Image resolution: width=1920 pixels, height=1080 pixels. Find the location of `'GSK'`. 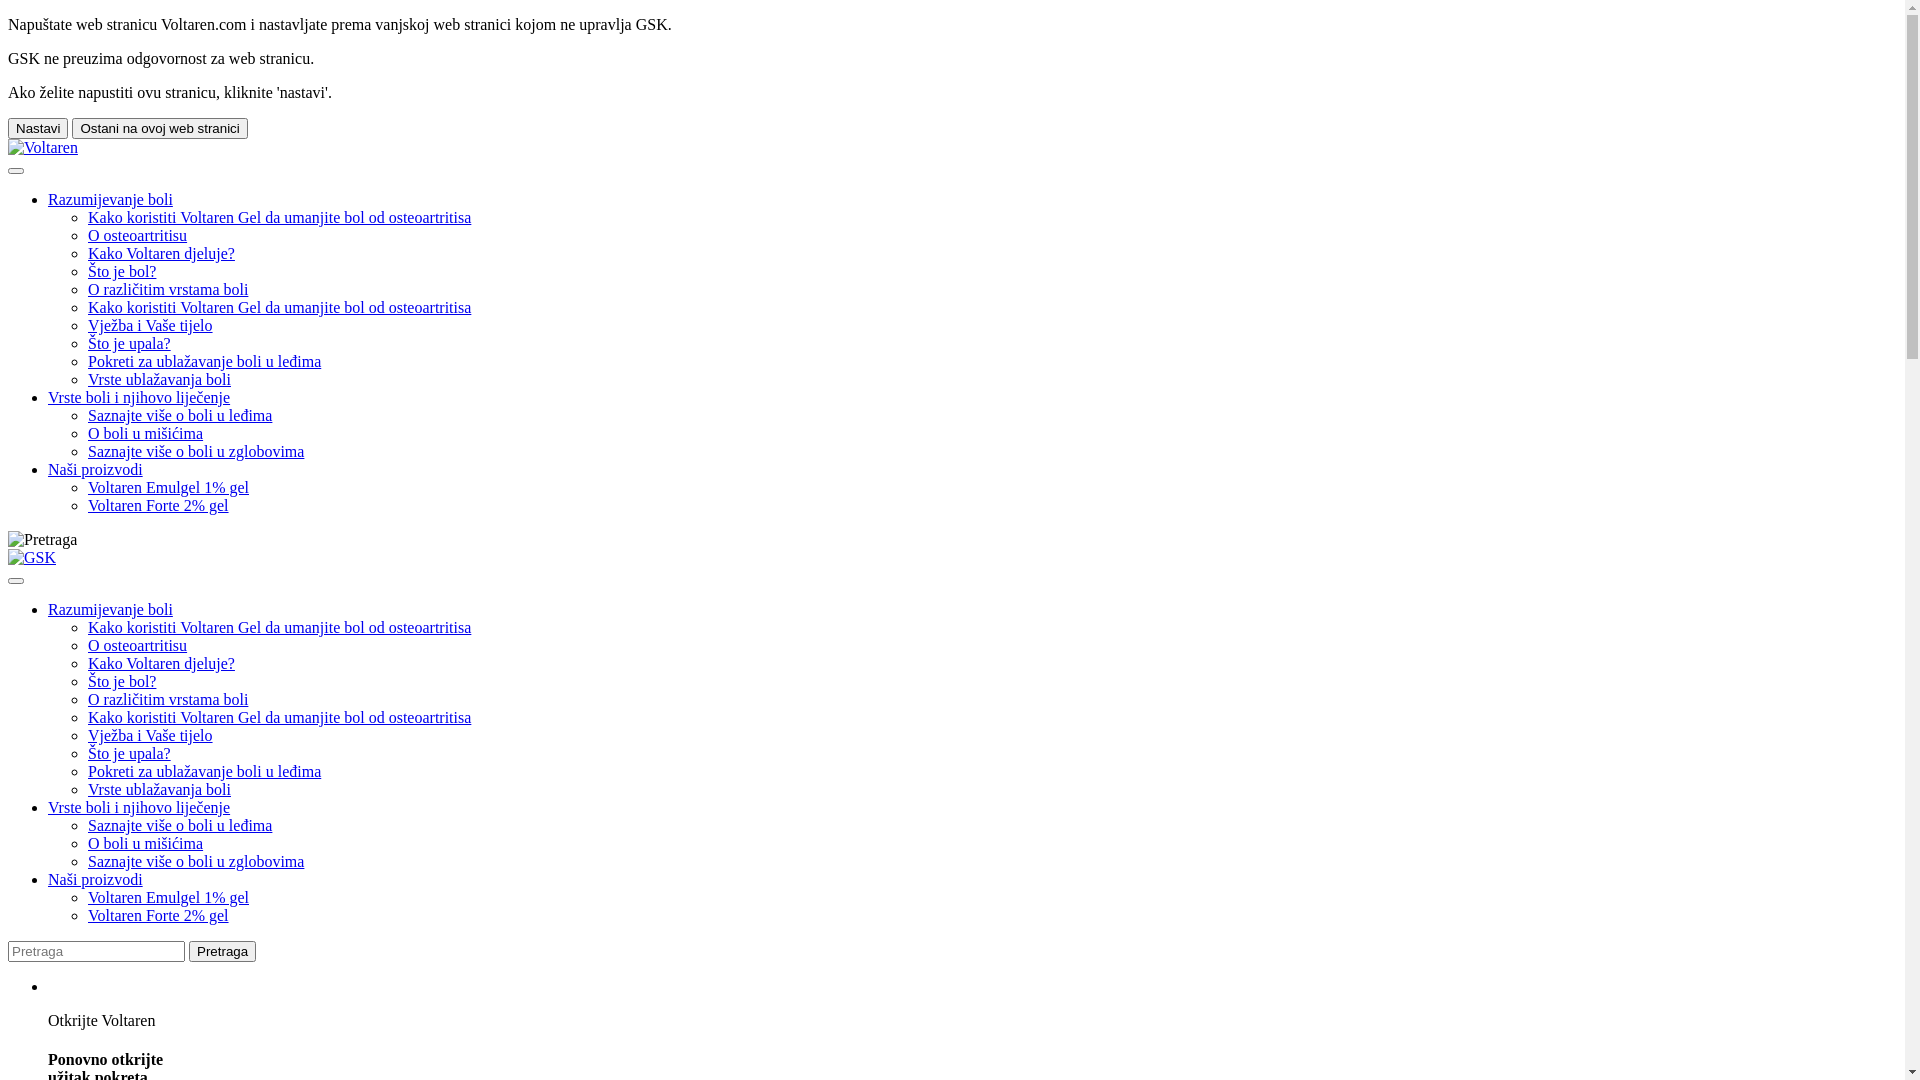

'GSK' is located at coordinates (32, 558).